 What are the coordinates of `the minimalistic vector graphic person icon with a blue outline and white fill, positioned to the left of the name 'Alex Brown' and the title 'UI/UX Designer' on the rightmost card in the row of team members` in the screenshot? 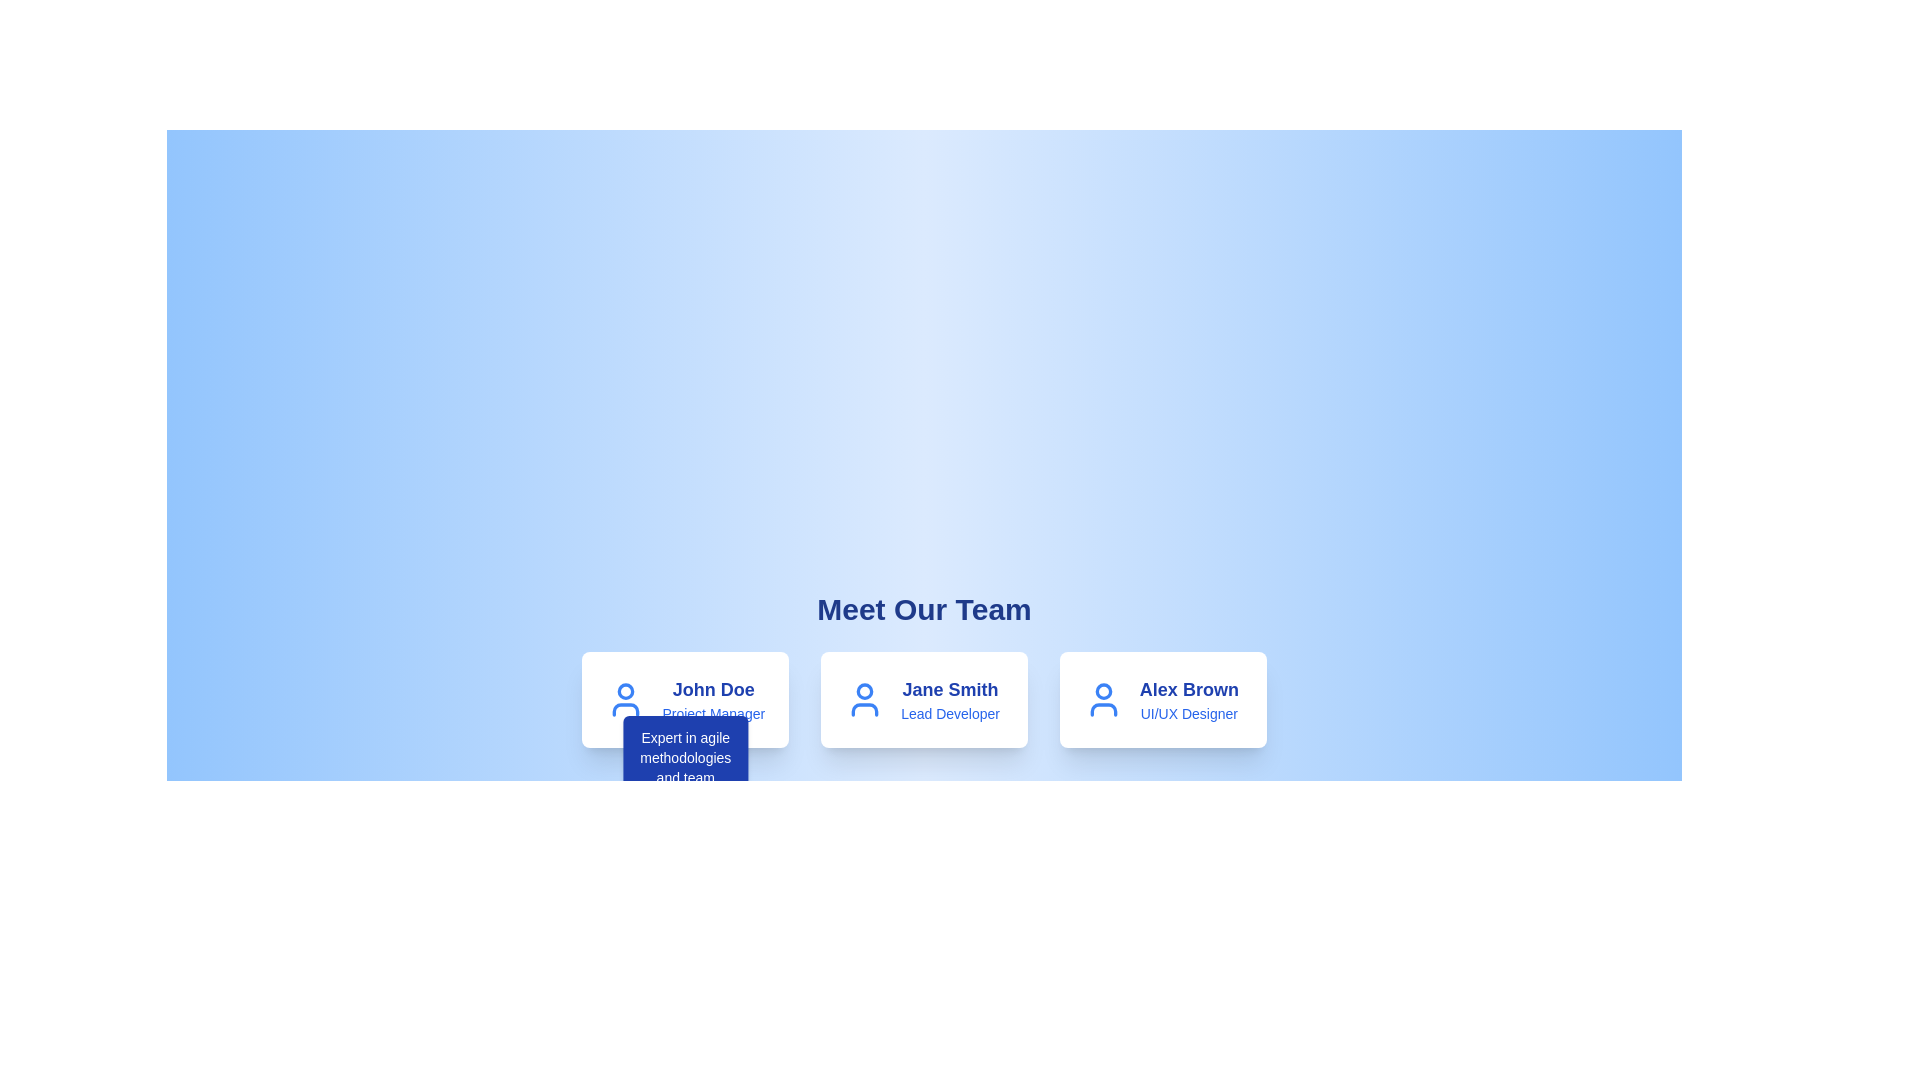 It's located at (1102, 698).